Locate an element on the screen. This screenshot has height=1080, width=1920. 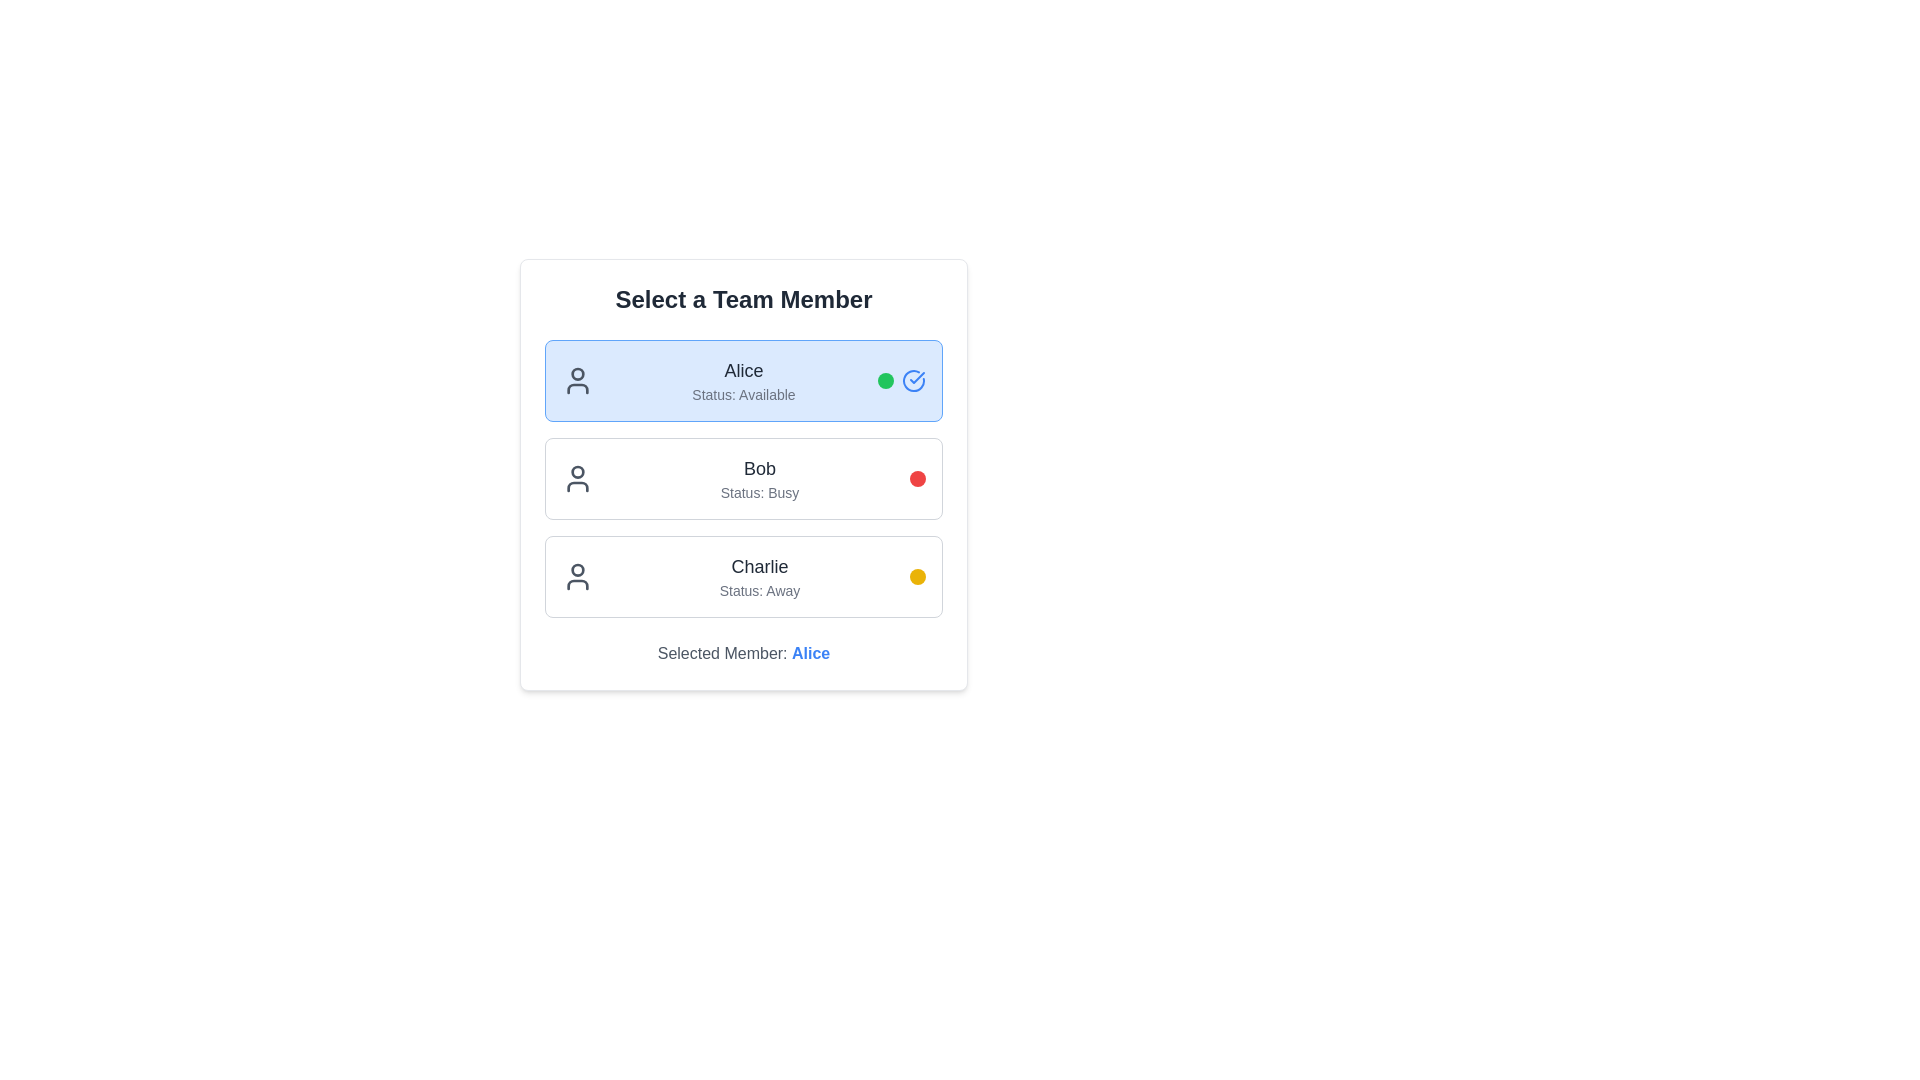
the card in the list of selectable cards is located at coordinates (743, 478).